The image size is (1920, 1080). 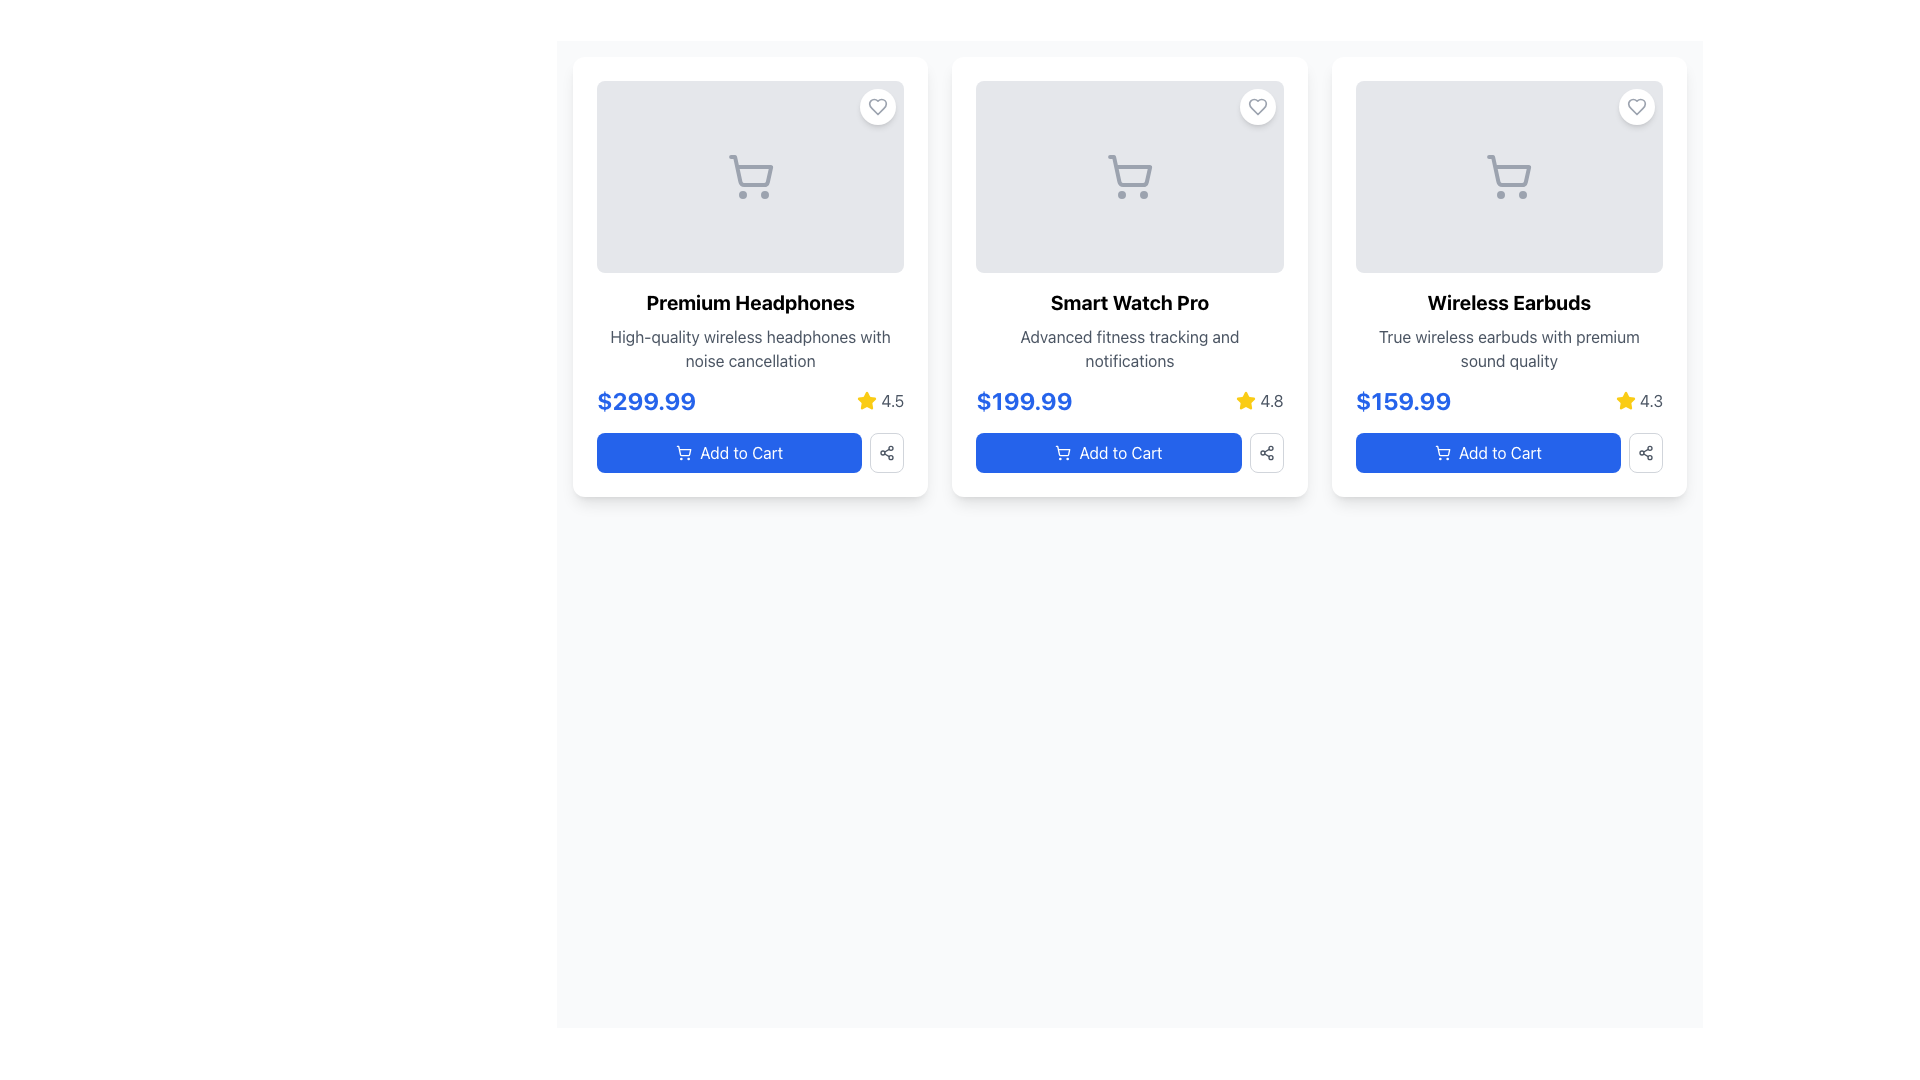 I want to click on the star-shaped icon with a yellow fill located in the bottom-right corner of the third card, adjacent to the numeric rating text '4.3', so click(x=1625, y=401).